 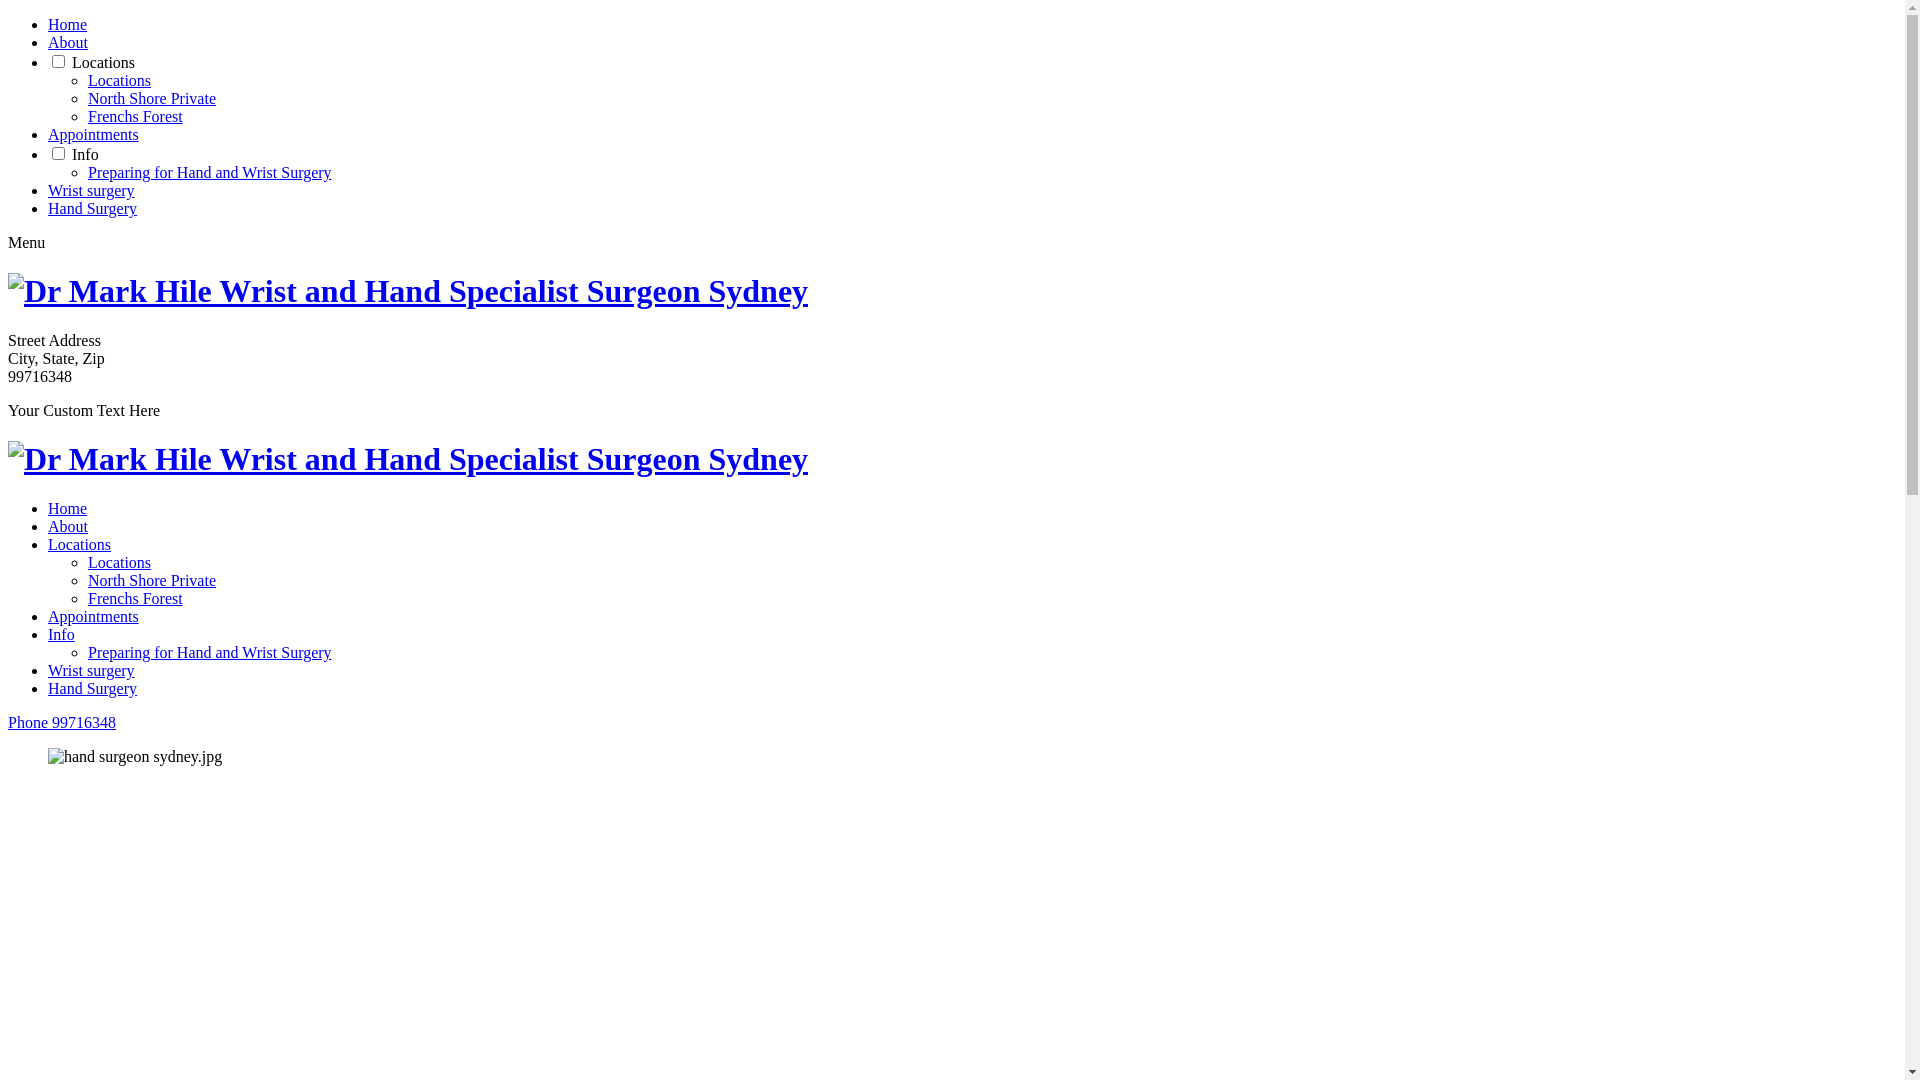 What do you see at coordinates (26, 241) in the screenshot?
I see `'Menu'` at bounding box center [26, 241].